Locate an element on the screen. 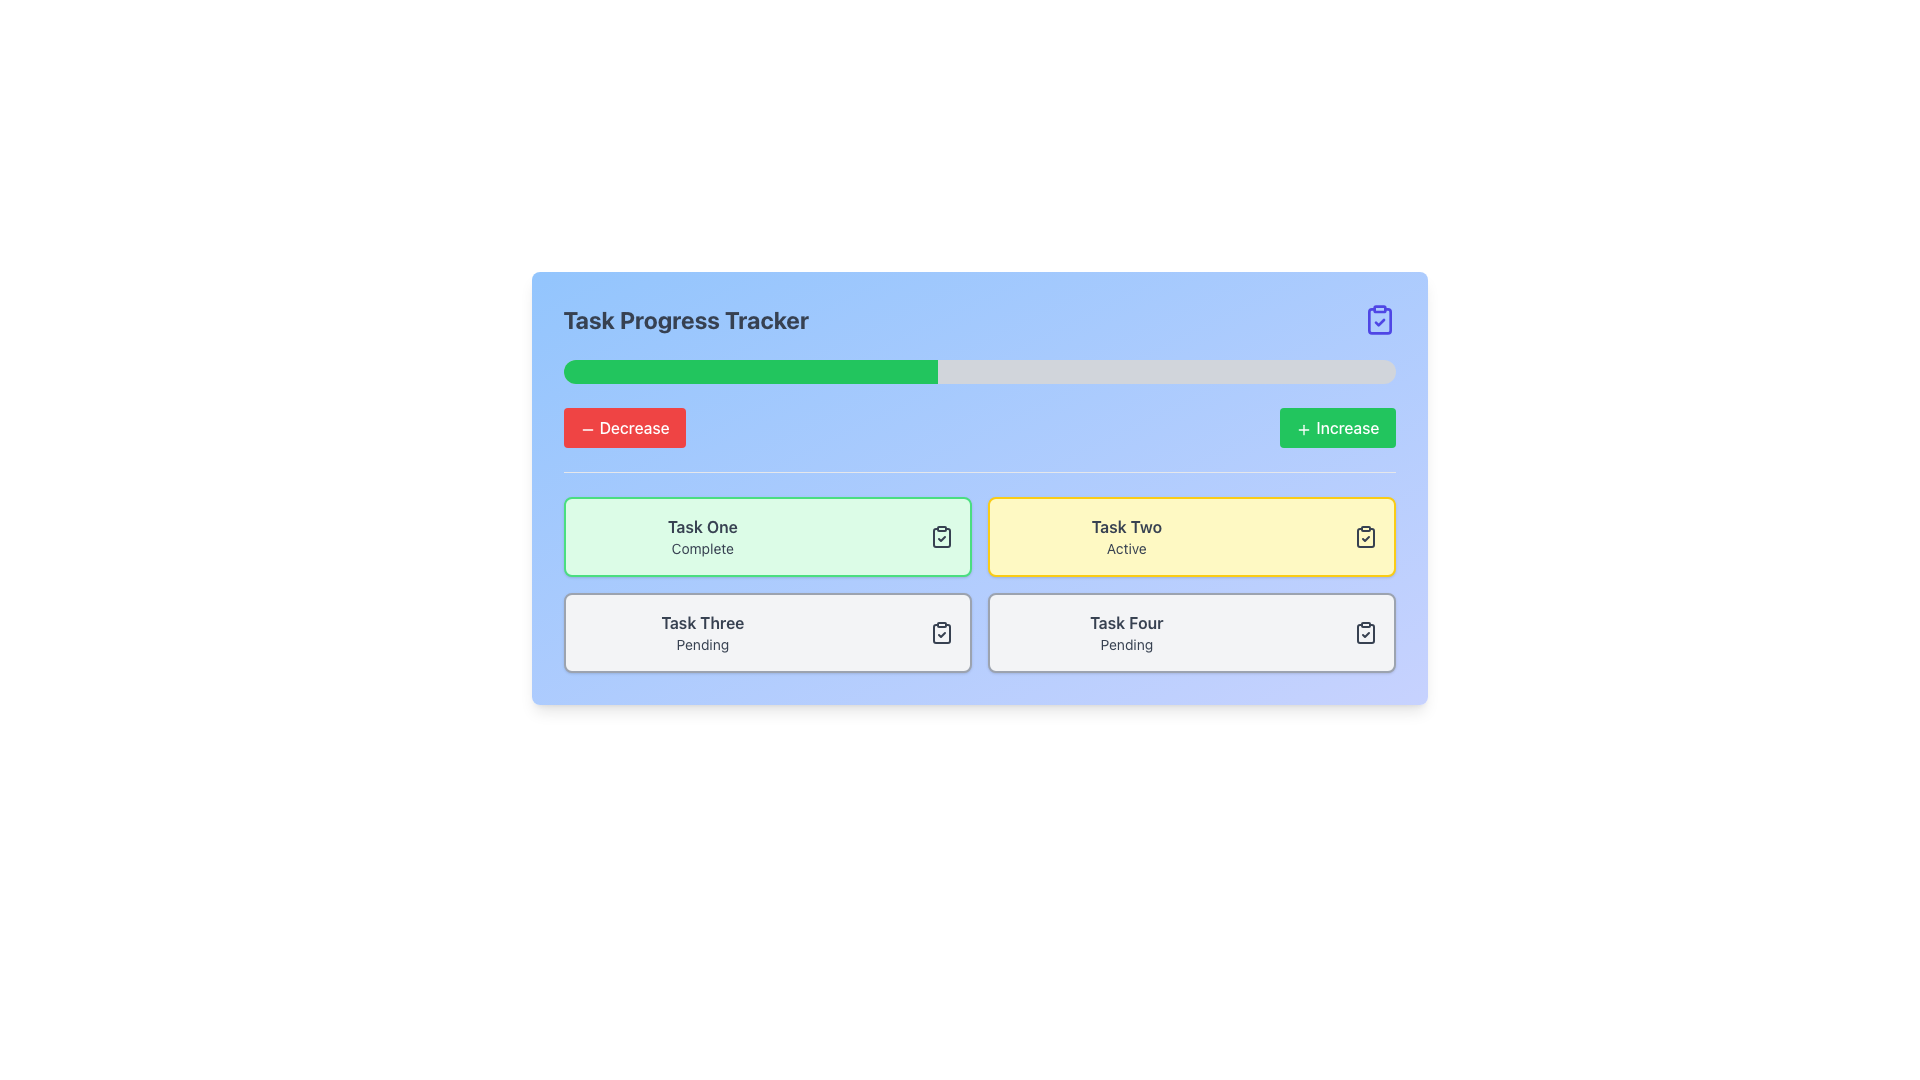 This screenshot has width=1920, height=1080. the Text Label element that displays 'Task One' in bold and 'Complete' in smaller, capitalized style, located within the green card in the top left of the grid layout beneath the progress bar is located at coordinates (702, 535).